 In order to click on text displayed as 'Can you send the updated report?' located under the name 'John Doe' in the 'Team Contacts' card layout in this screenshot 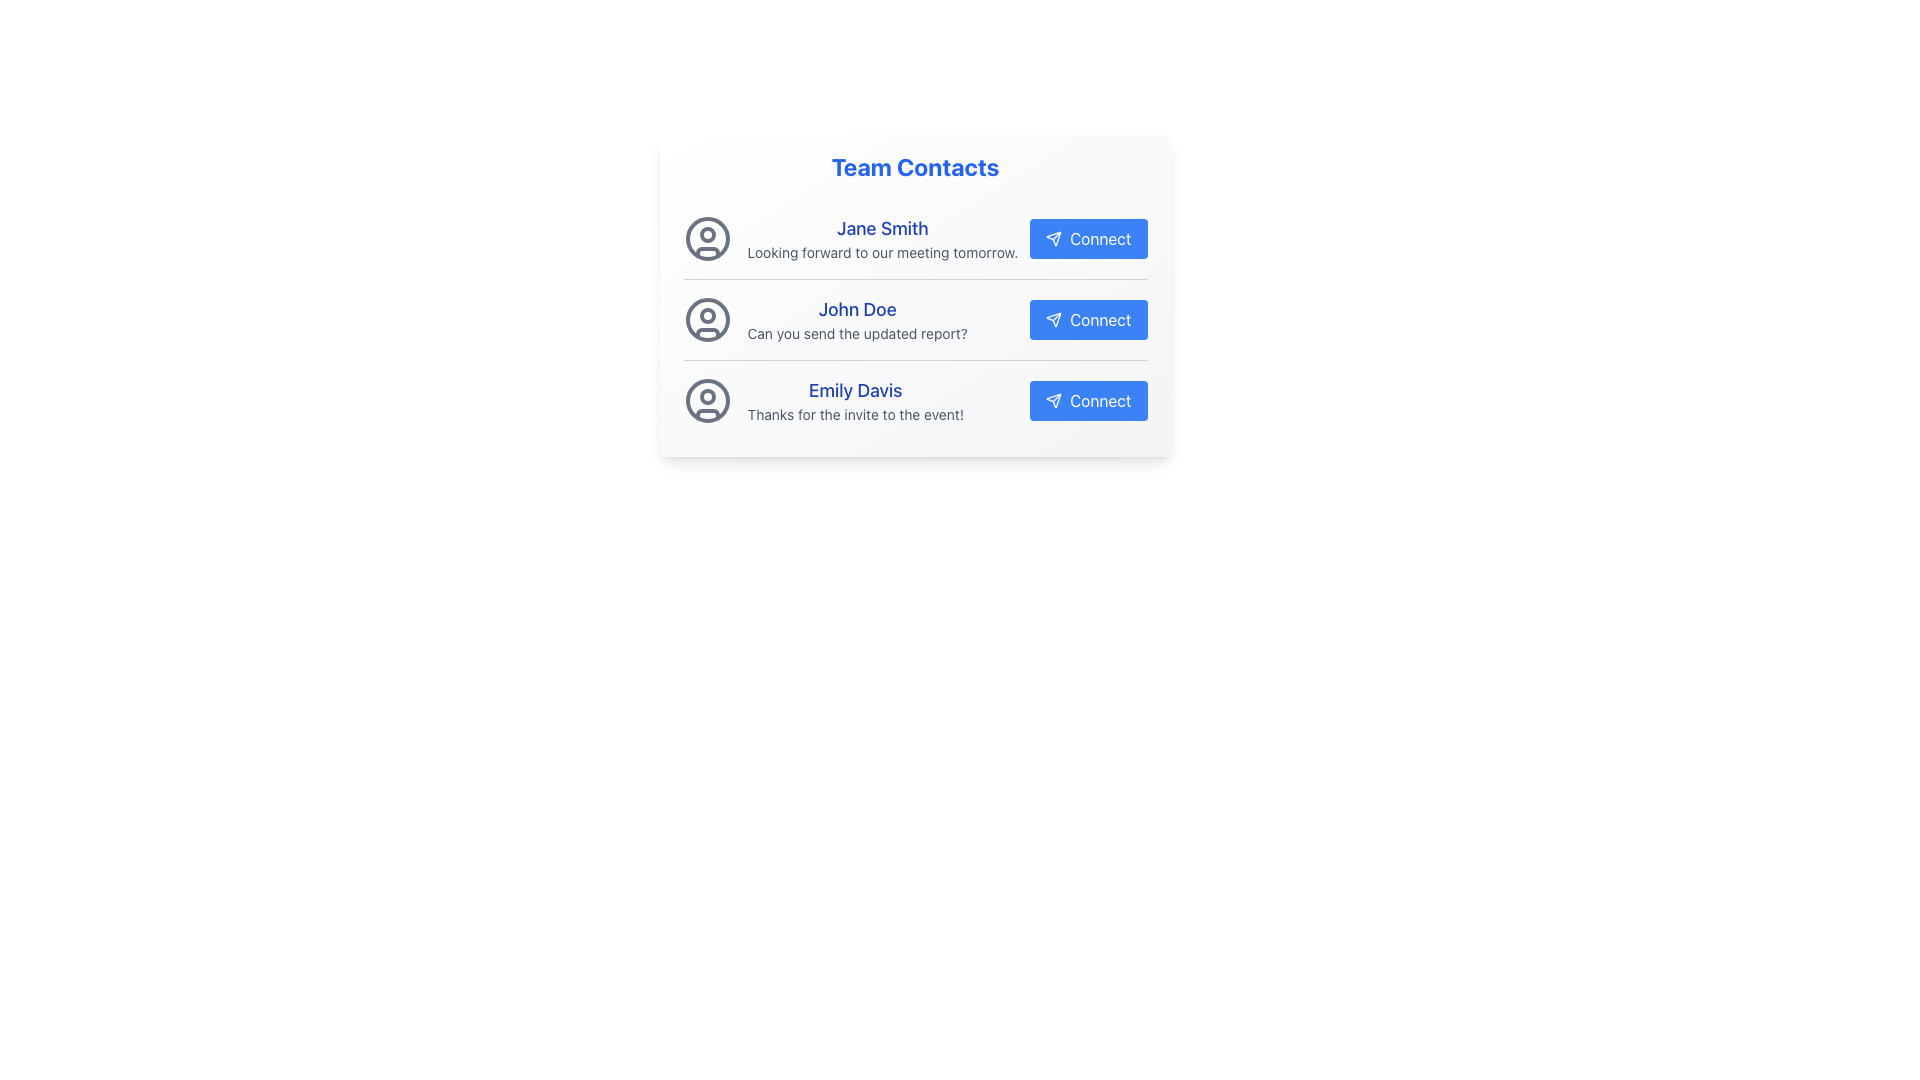, I will do `click(857, 333)`.